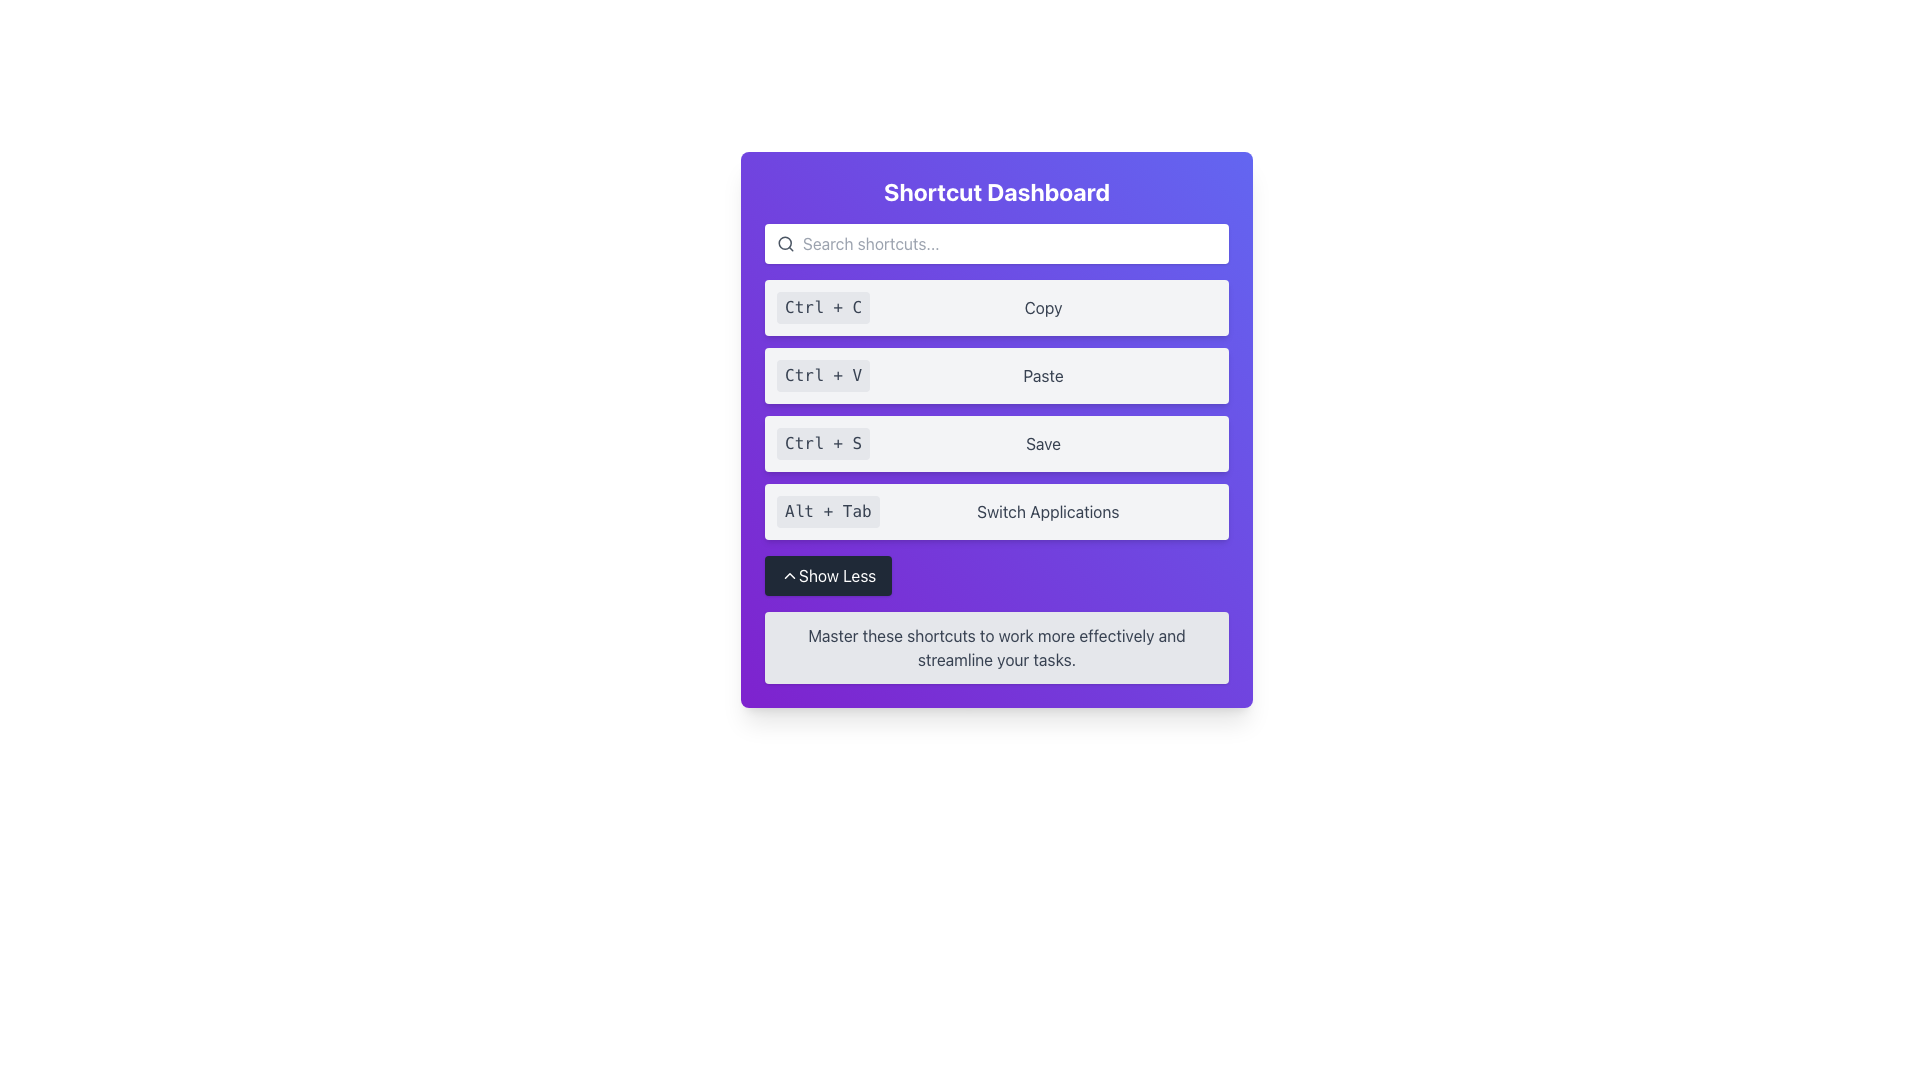 This screenshot has width=1920, height=1080. Describe the element at coordinates (997, 442) in the screenshot. I see `the informational component that displays the keyboard shortcut for the 'Save' action, which is located vertically between the 'Ctrl + V' and 'Alt + Tab' shortcuts` at that location.